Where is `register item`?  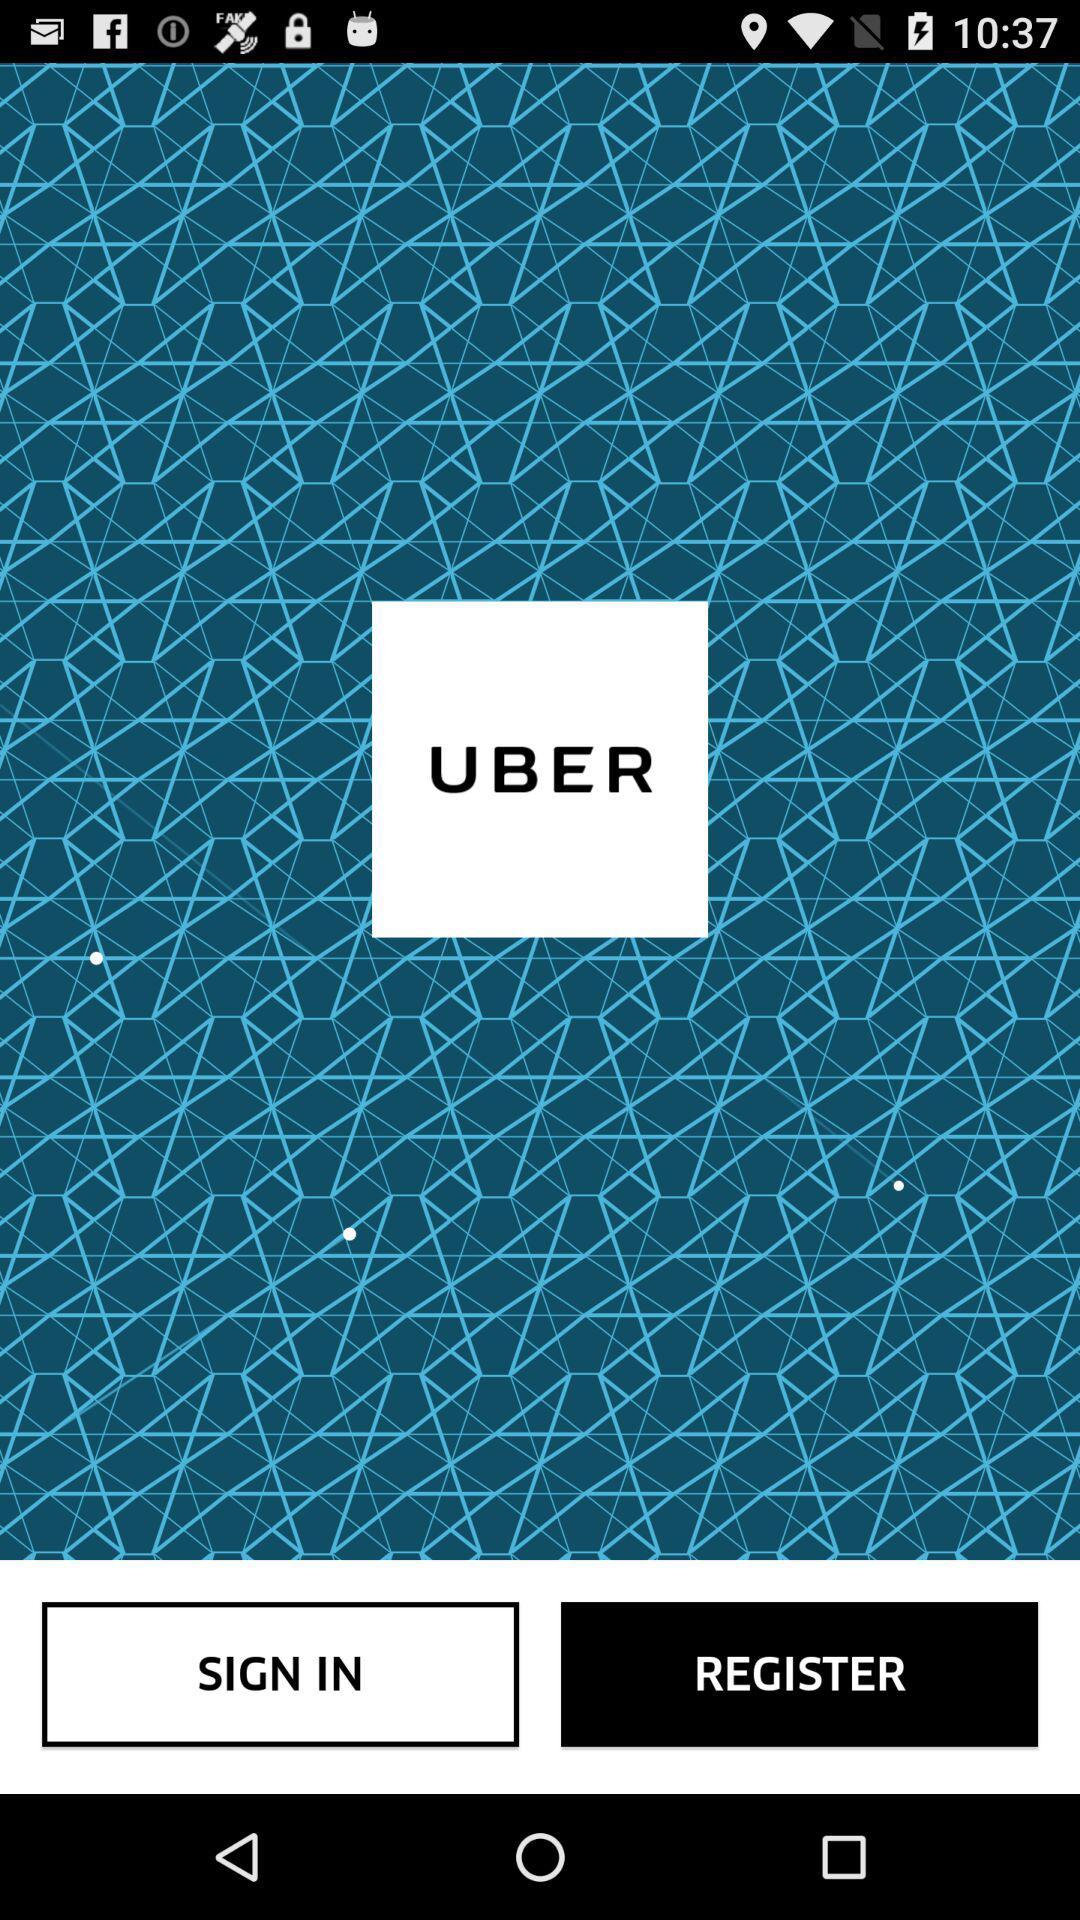
register item is located at coordinates (798, 1674).